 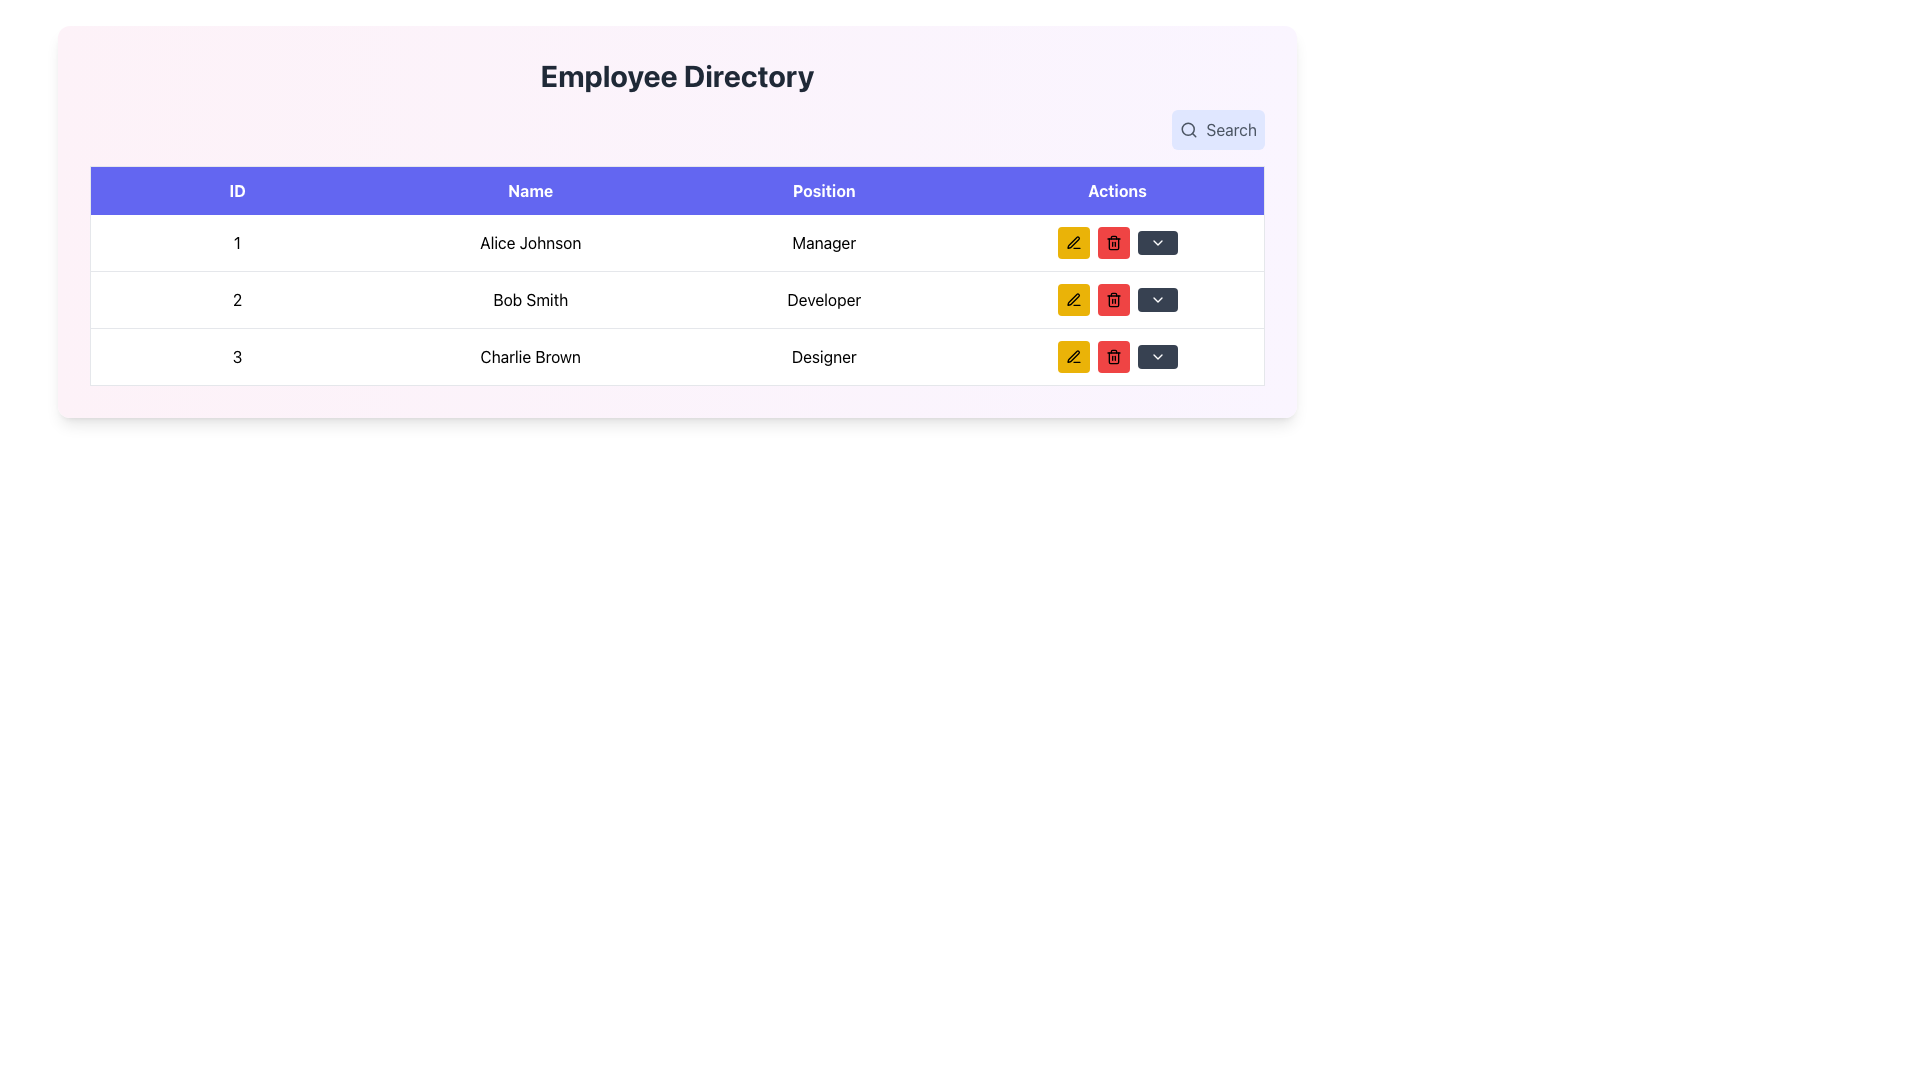 What do you see at coordinates (1116, 190) in the screenshot?
I see `the 'Actions' text label in the table header, which is a rectangular segment with bold white text on a blue background, located in the fourth column` at bounding box center [1116, 190].